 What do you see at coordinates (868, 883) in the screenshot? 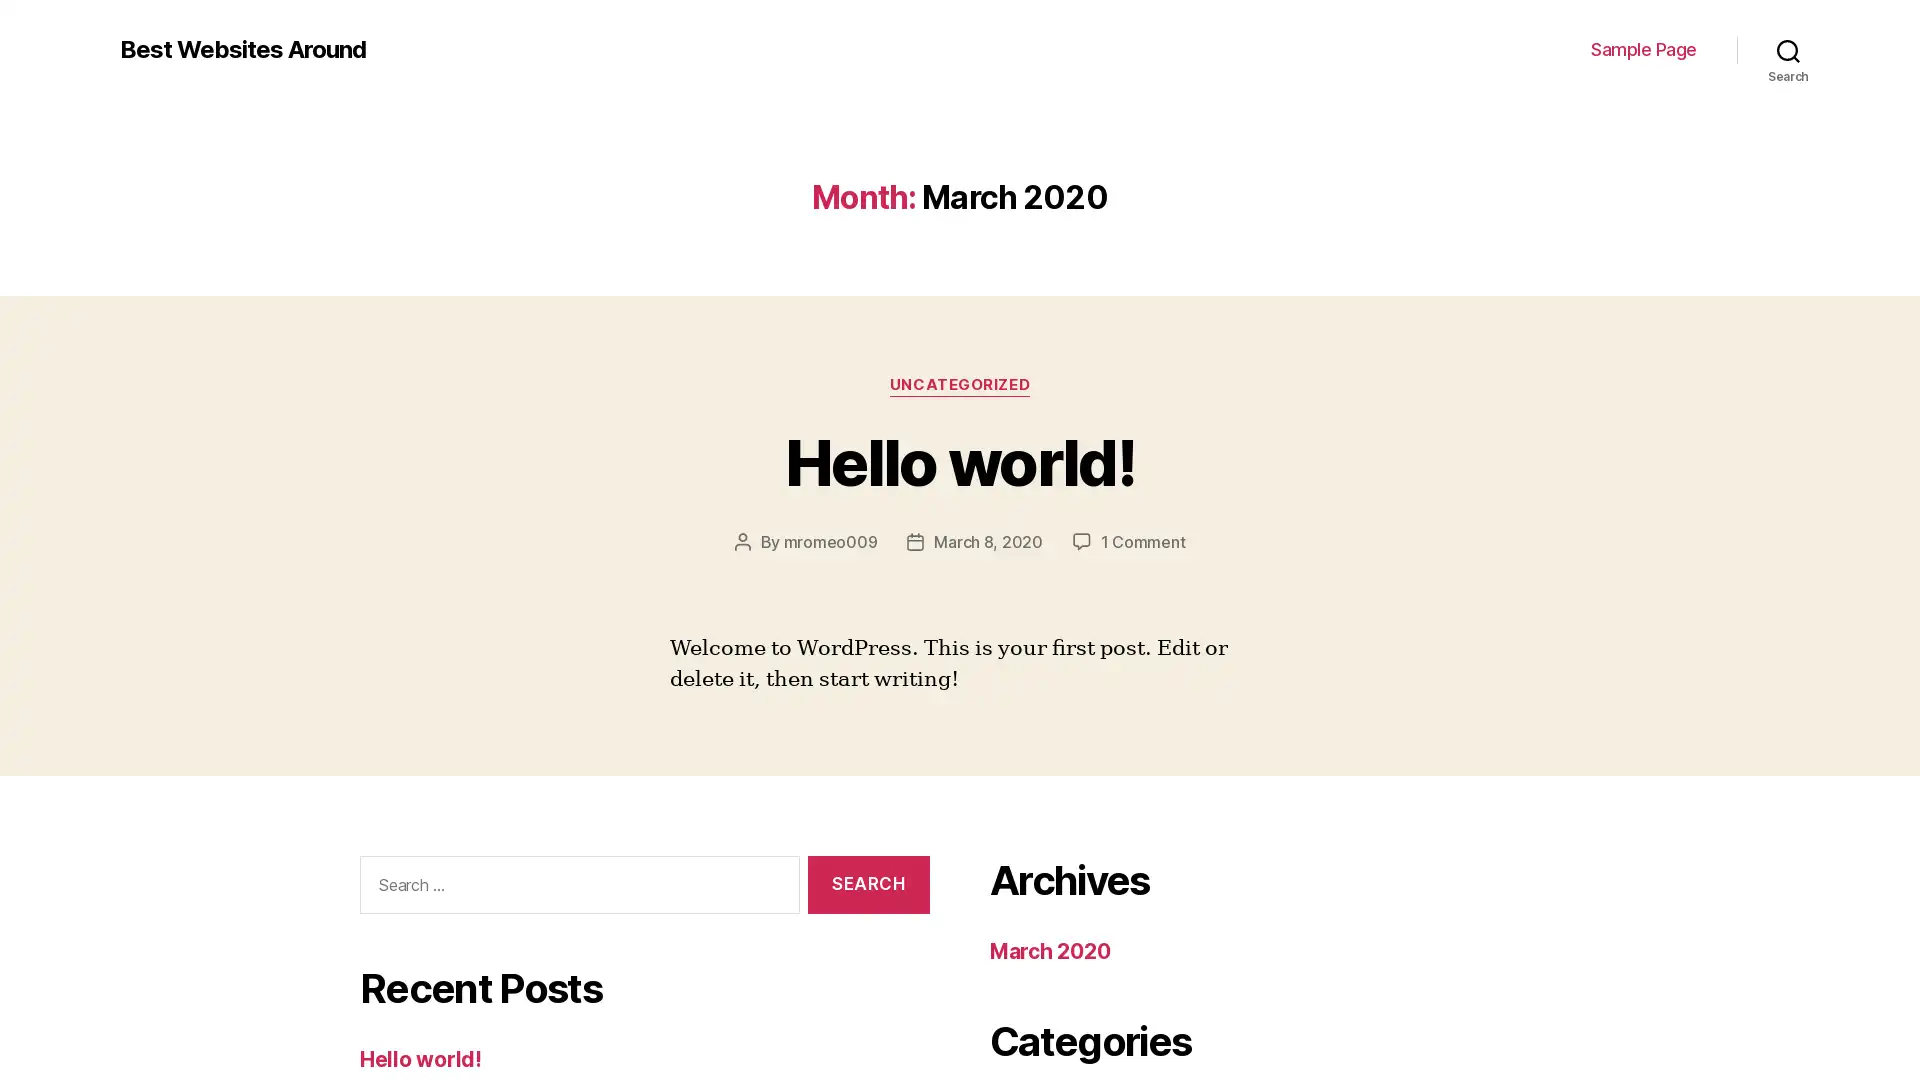
I see `Search` at bounding box center [868, 883].